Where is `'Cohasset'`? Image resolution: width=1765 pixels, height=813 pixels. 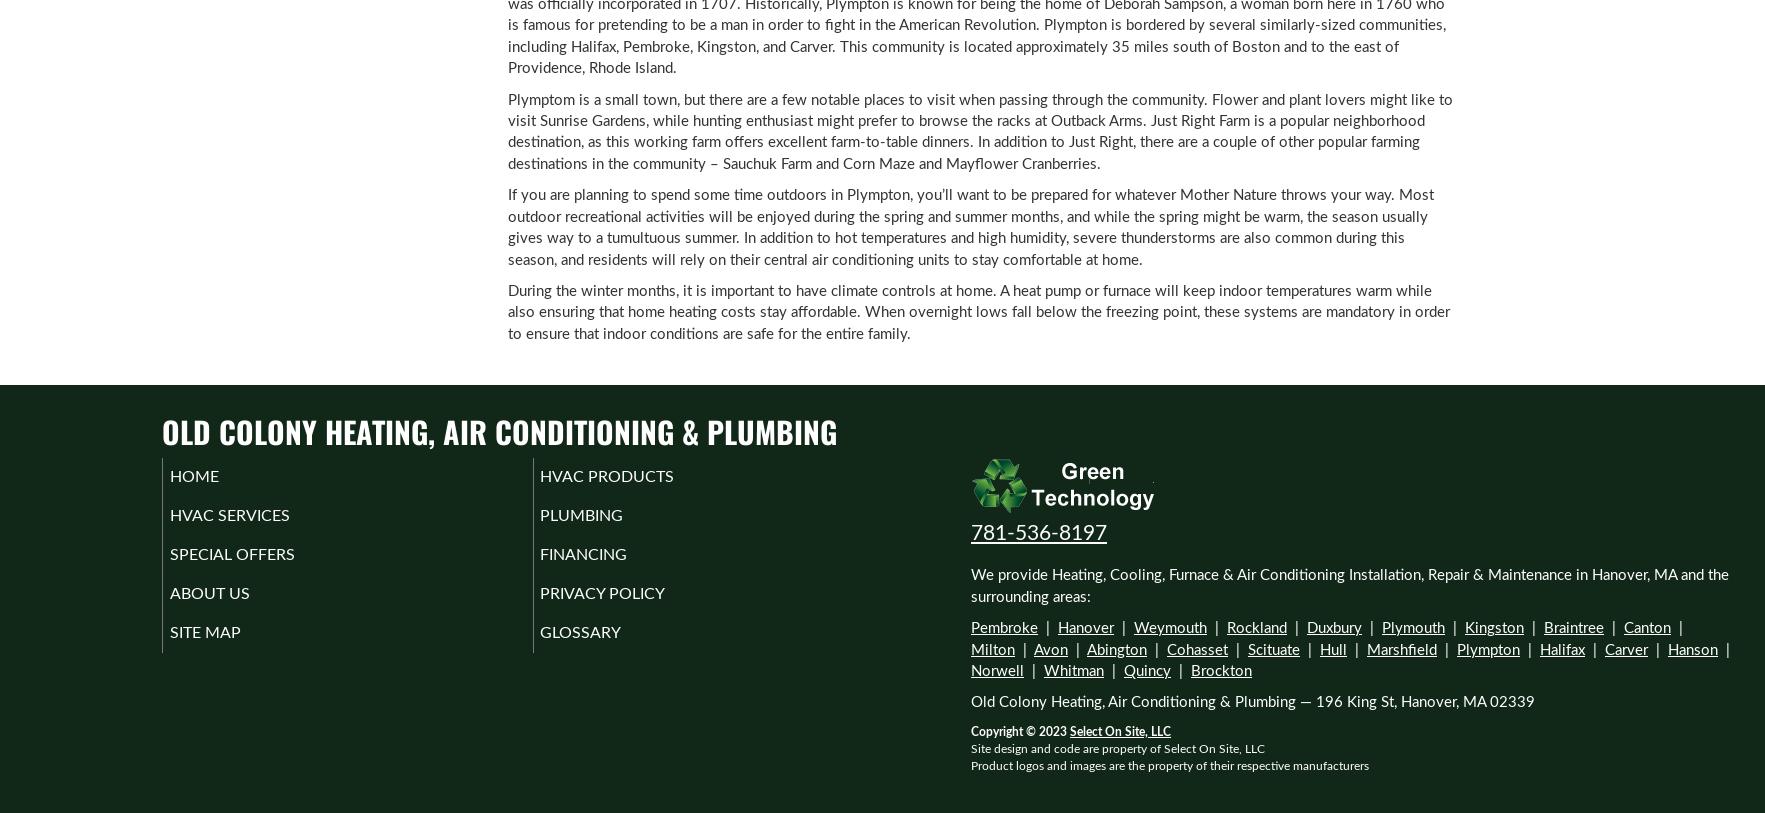 'Cohasset' is located at coordinates (1197, 649).